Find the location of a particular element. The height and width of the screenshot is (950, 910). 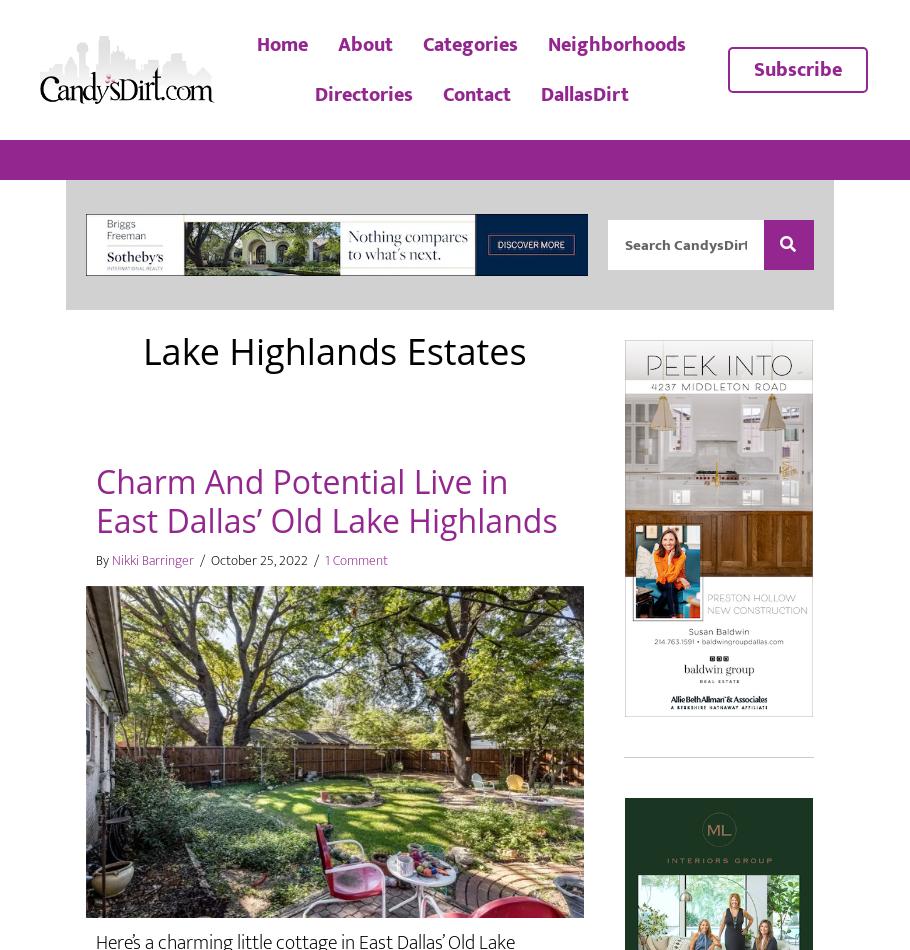

'1 Comment' is located at coordinates (355, 559).